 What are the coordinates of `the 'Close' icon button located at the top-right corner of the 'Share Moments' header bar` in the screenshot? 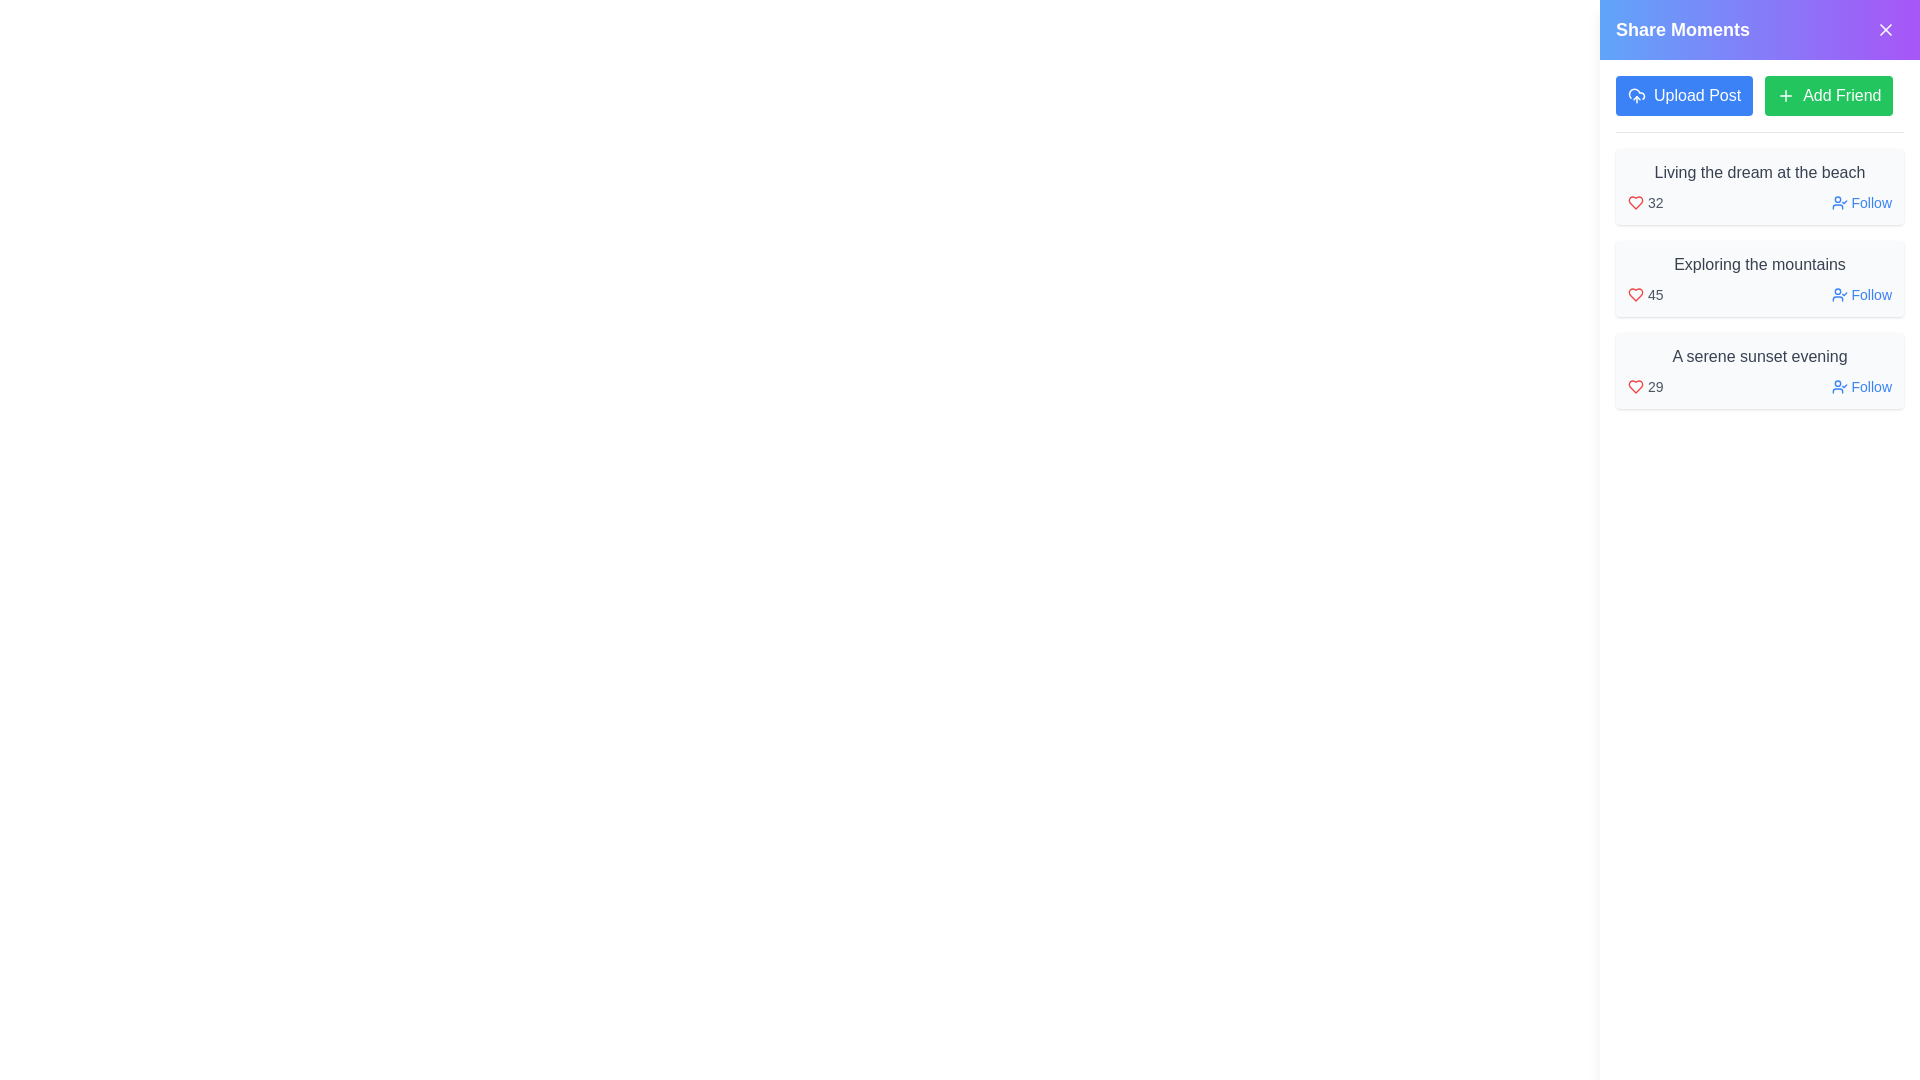 It's located at (1885, 30).